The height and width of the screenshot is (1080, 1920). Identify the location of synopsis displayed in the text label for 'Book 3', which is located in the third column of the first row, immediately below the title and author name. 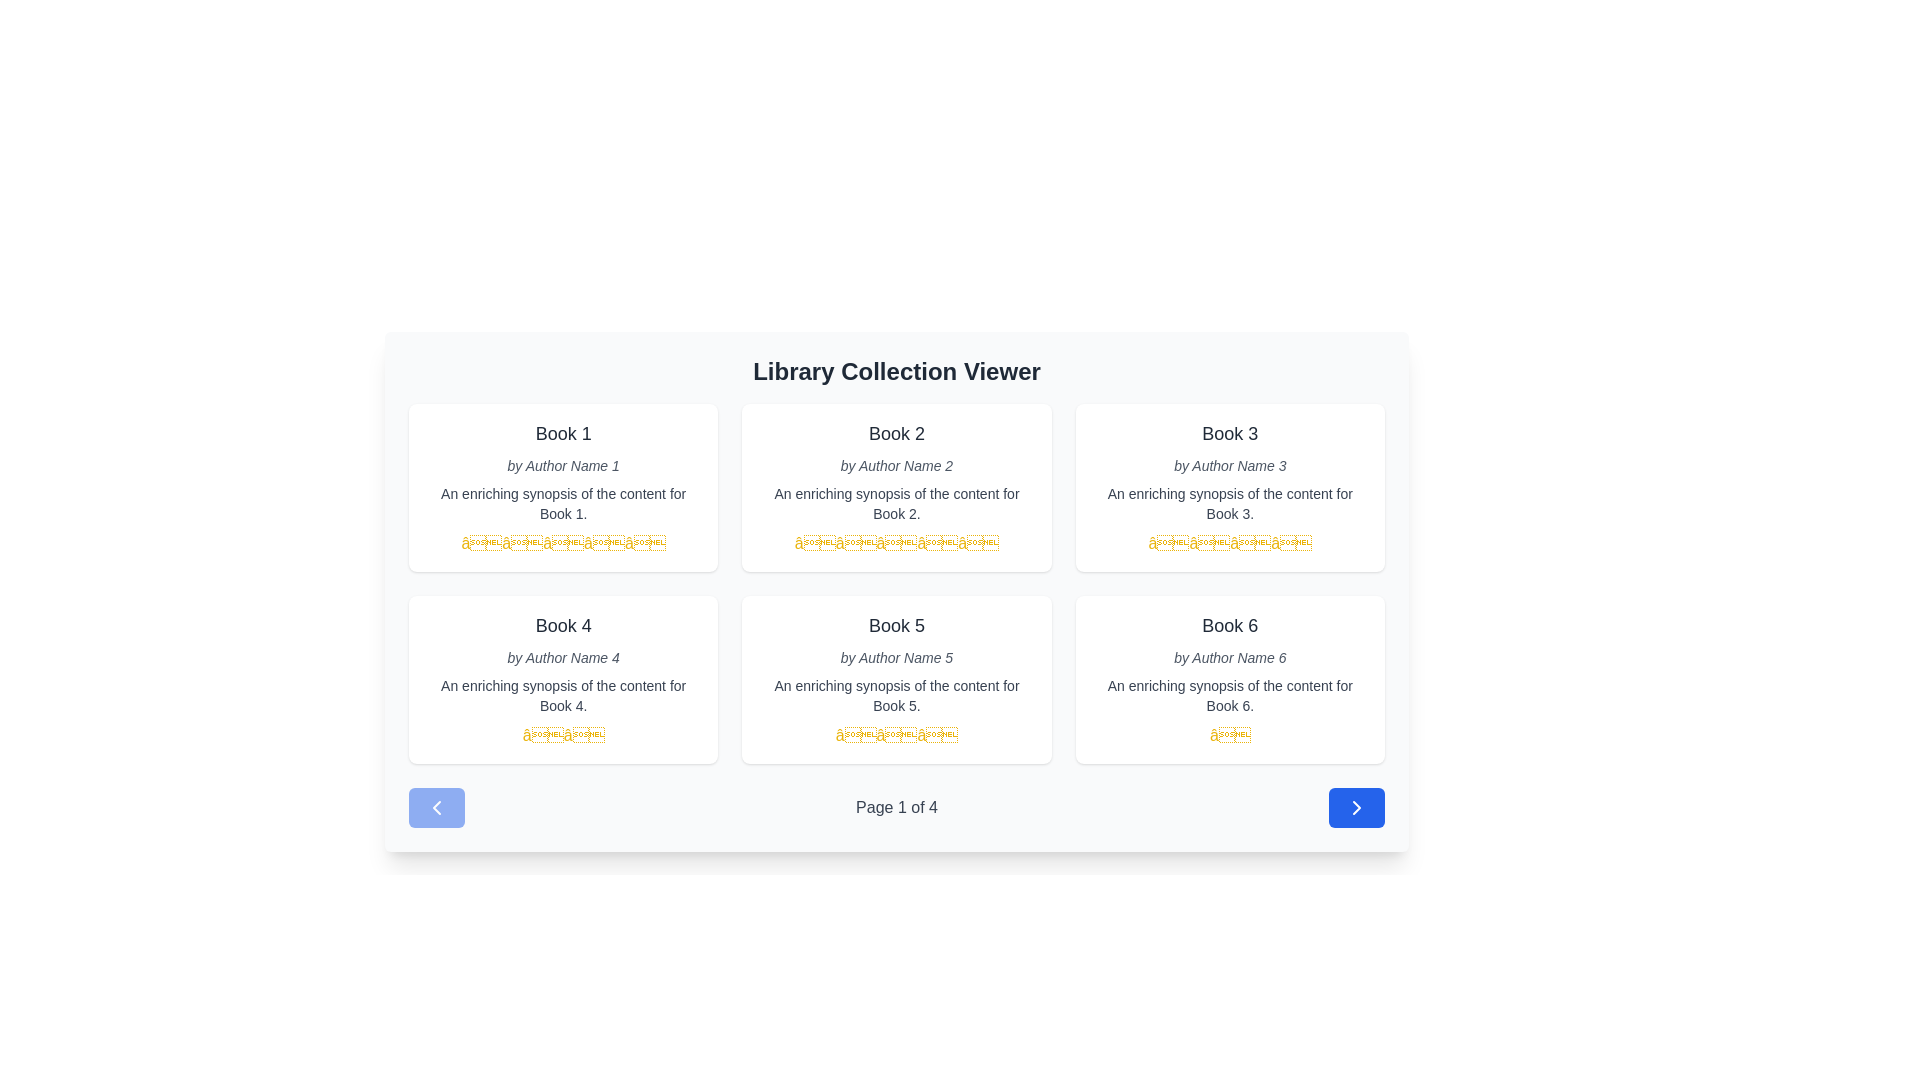
(1229, 503).